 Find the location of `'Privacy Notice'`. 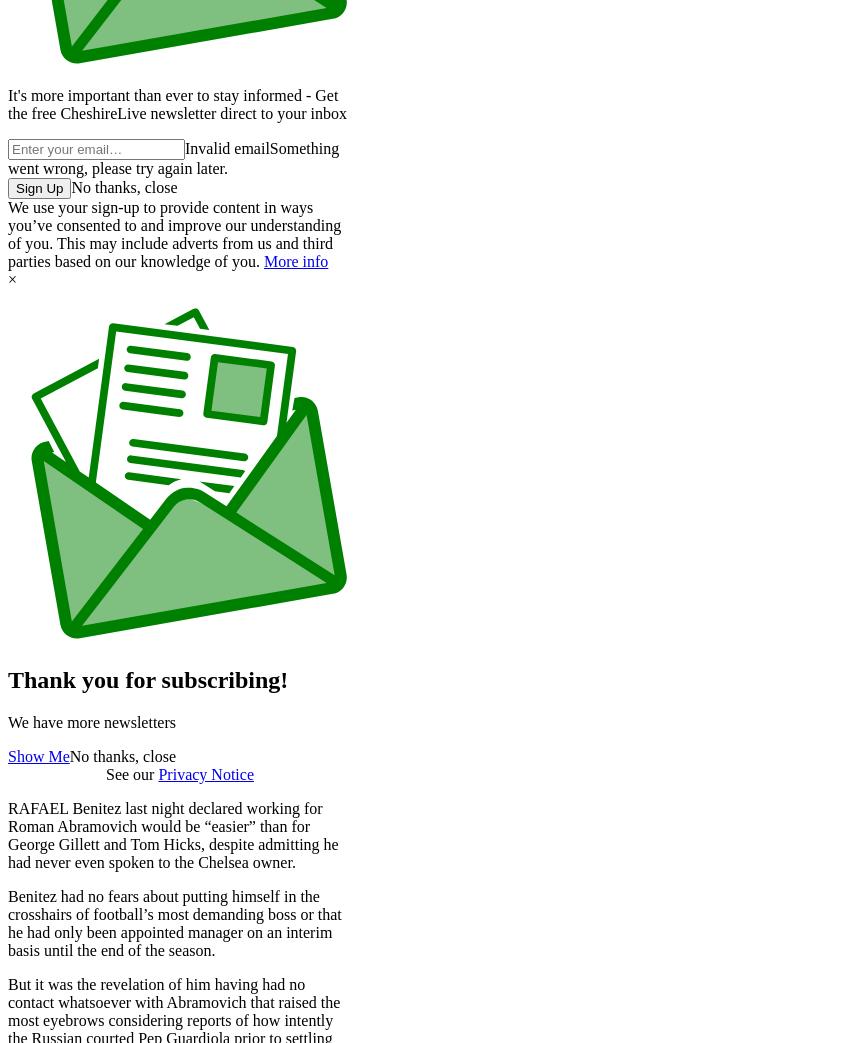

'Privacy Notice' is located at coordinates (205, 772).